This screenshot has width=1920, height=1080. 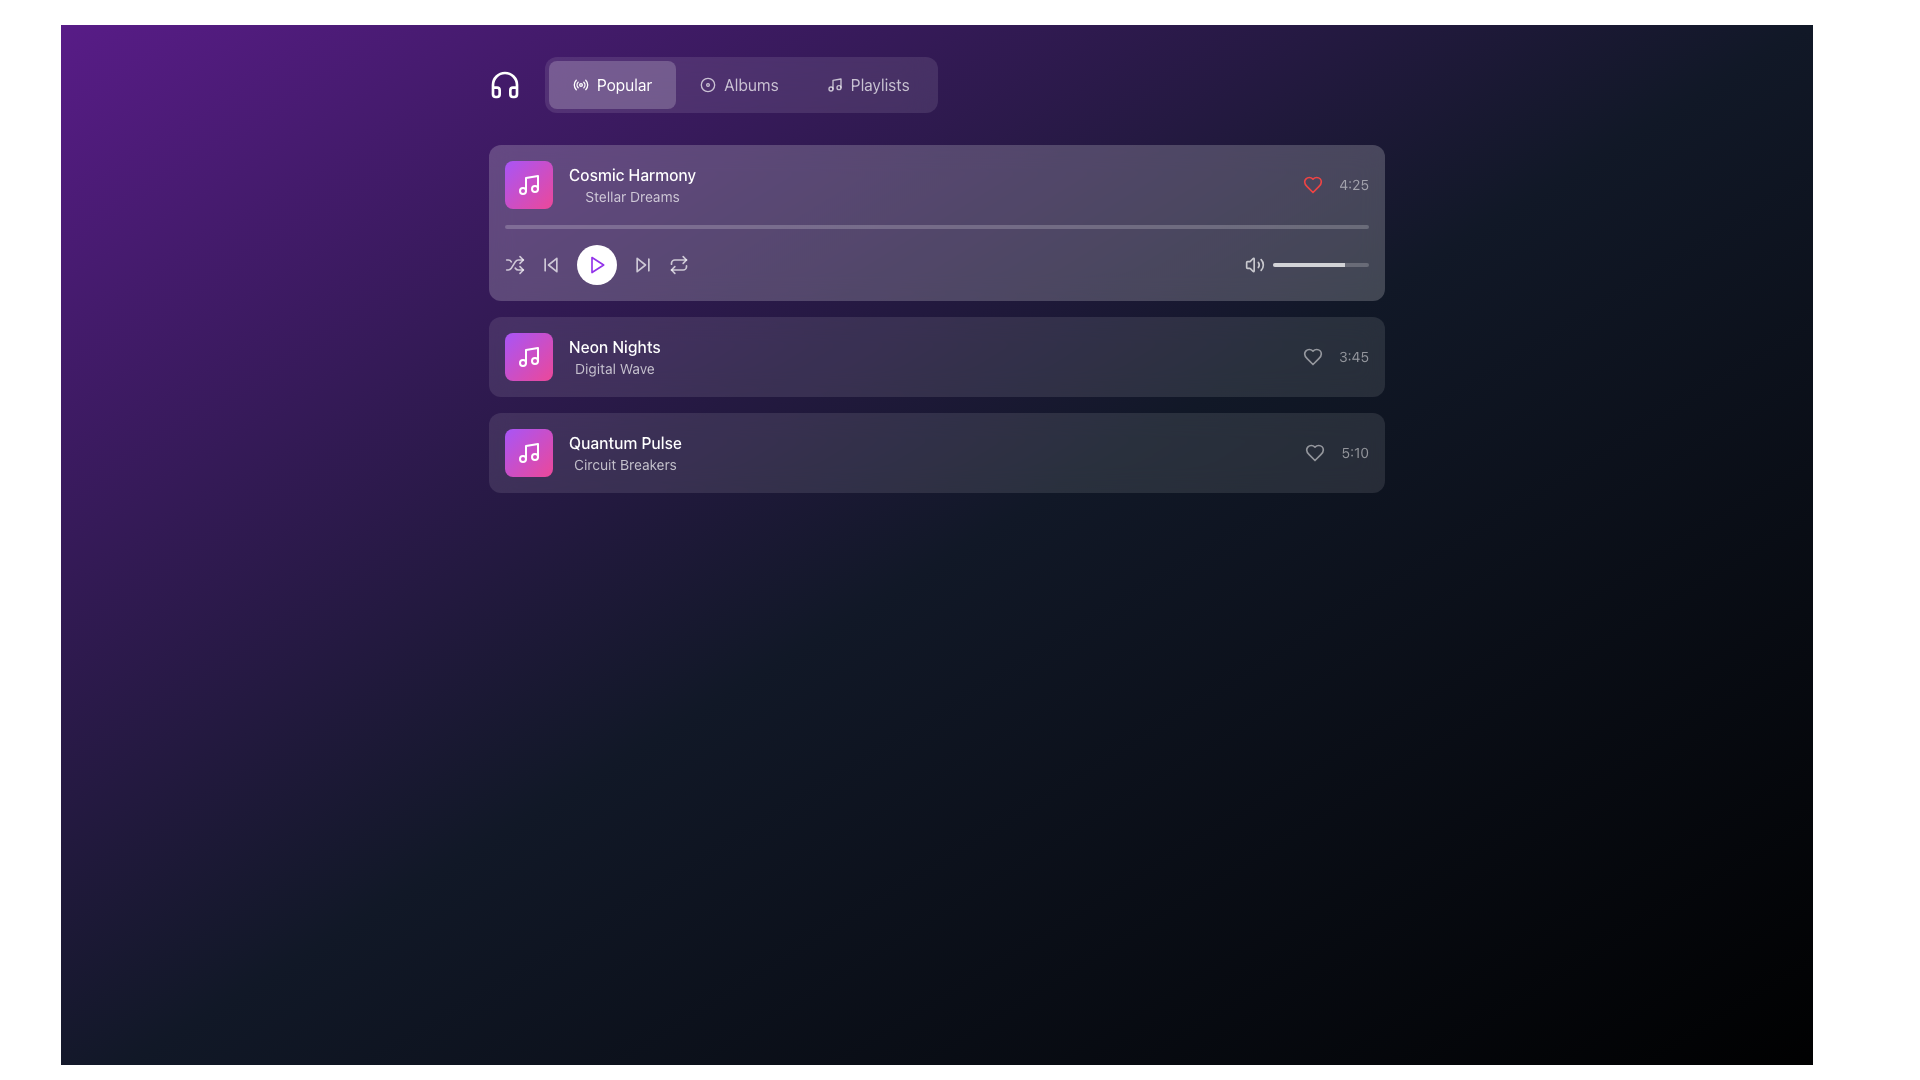 What do you see at coordinates (868, 83) in the screenshot?
I see `the 'Playlists' button on the navigation bar` at bounding box center [868, 83].